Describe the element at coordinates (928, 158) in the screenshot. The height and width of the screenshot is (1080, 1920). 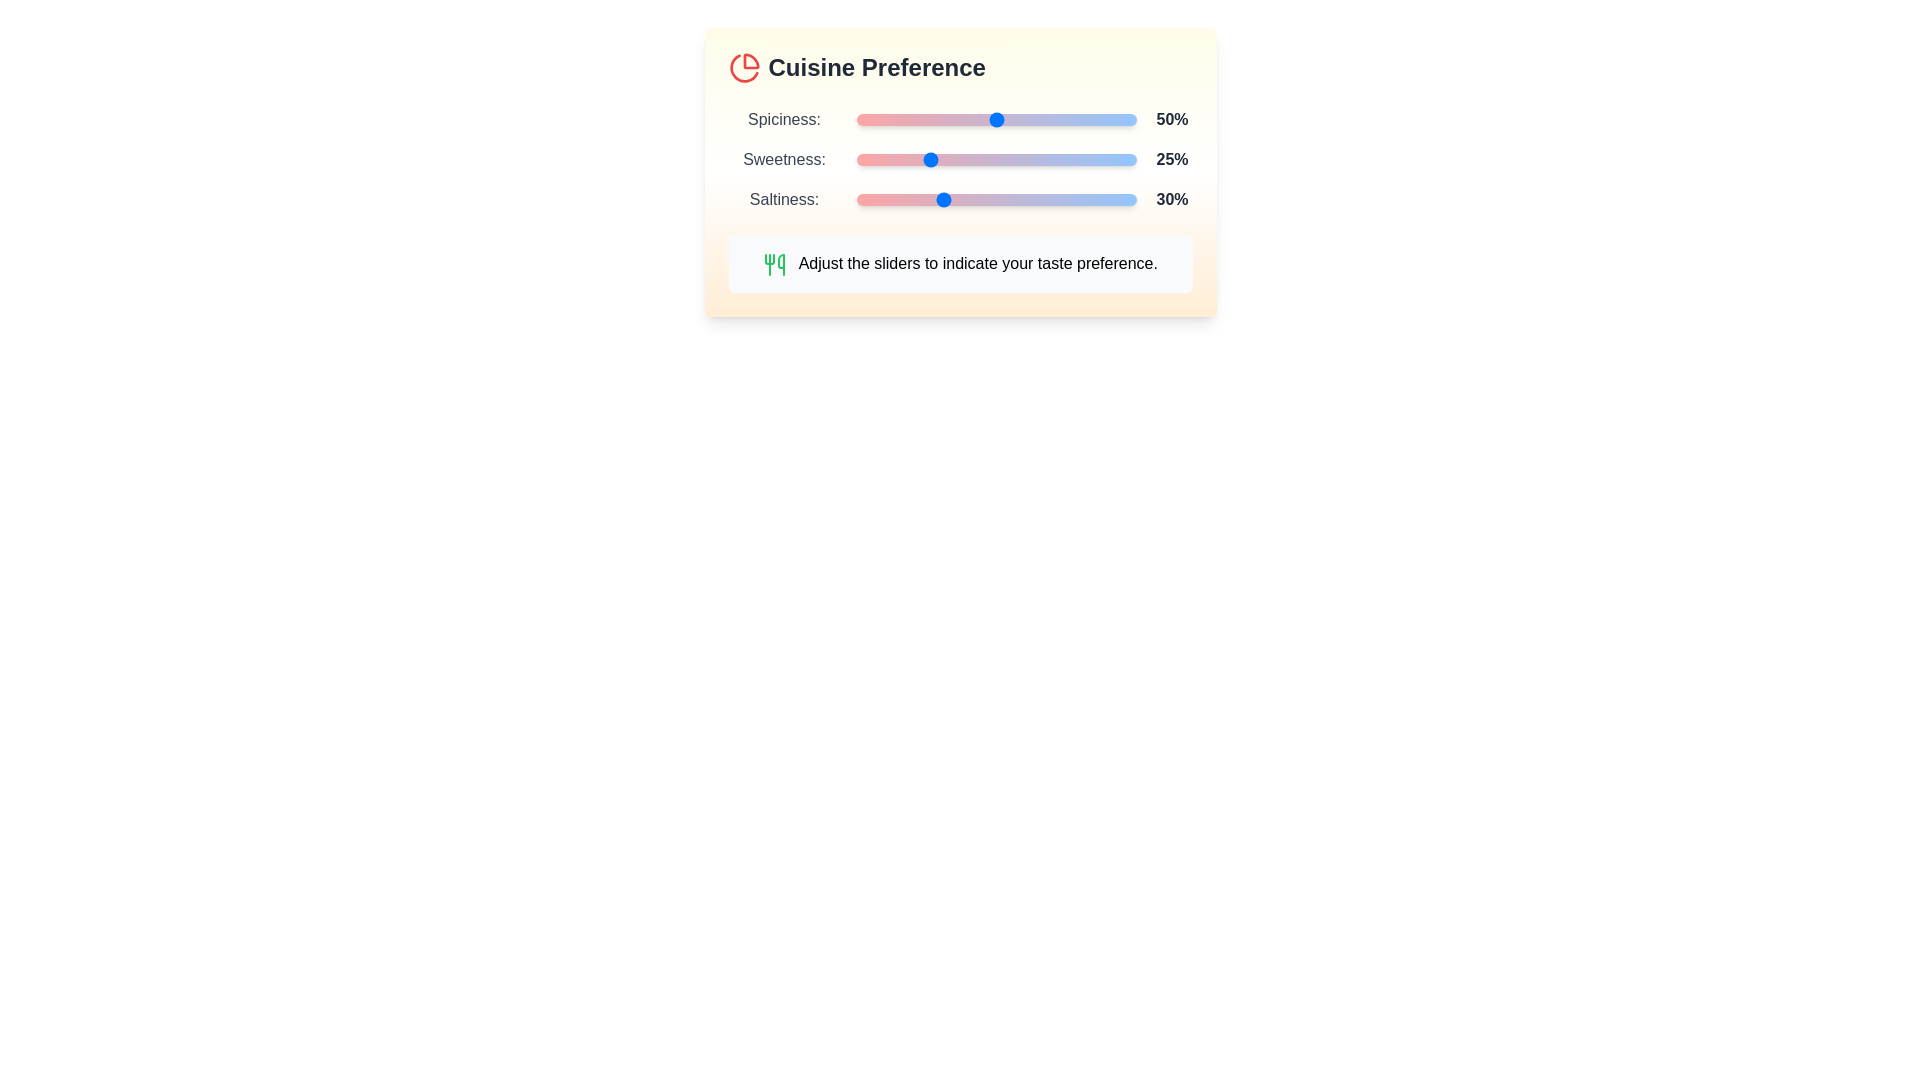
I see `the sweetness slider to 26%` at that location.